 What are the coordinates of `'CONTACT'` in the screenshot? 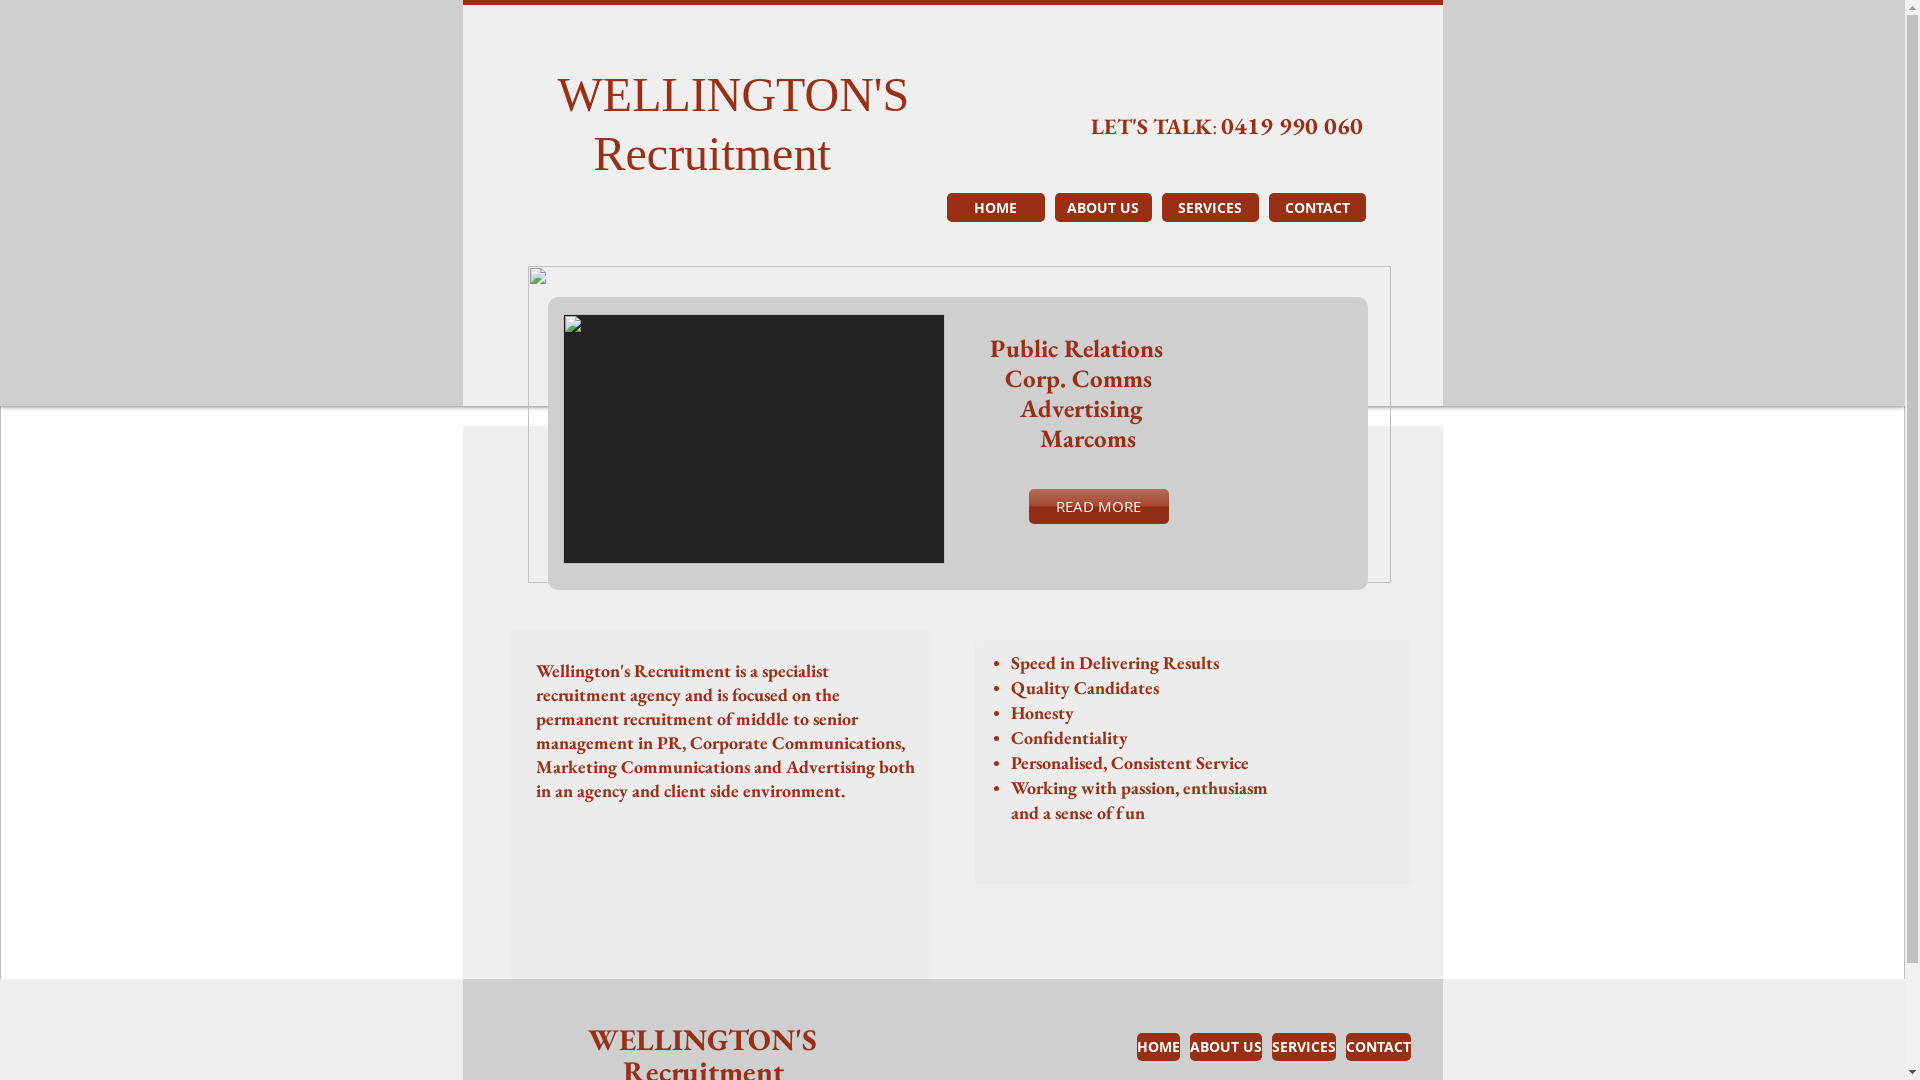 It's located at (1377, 1045).